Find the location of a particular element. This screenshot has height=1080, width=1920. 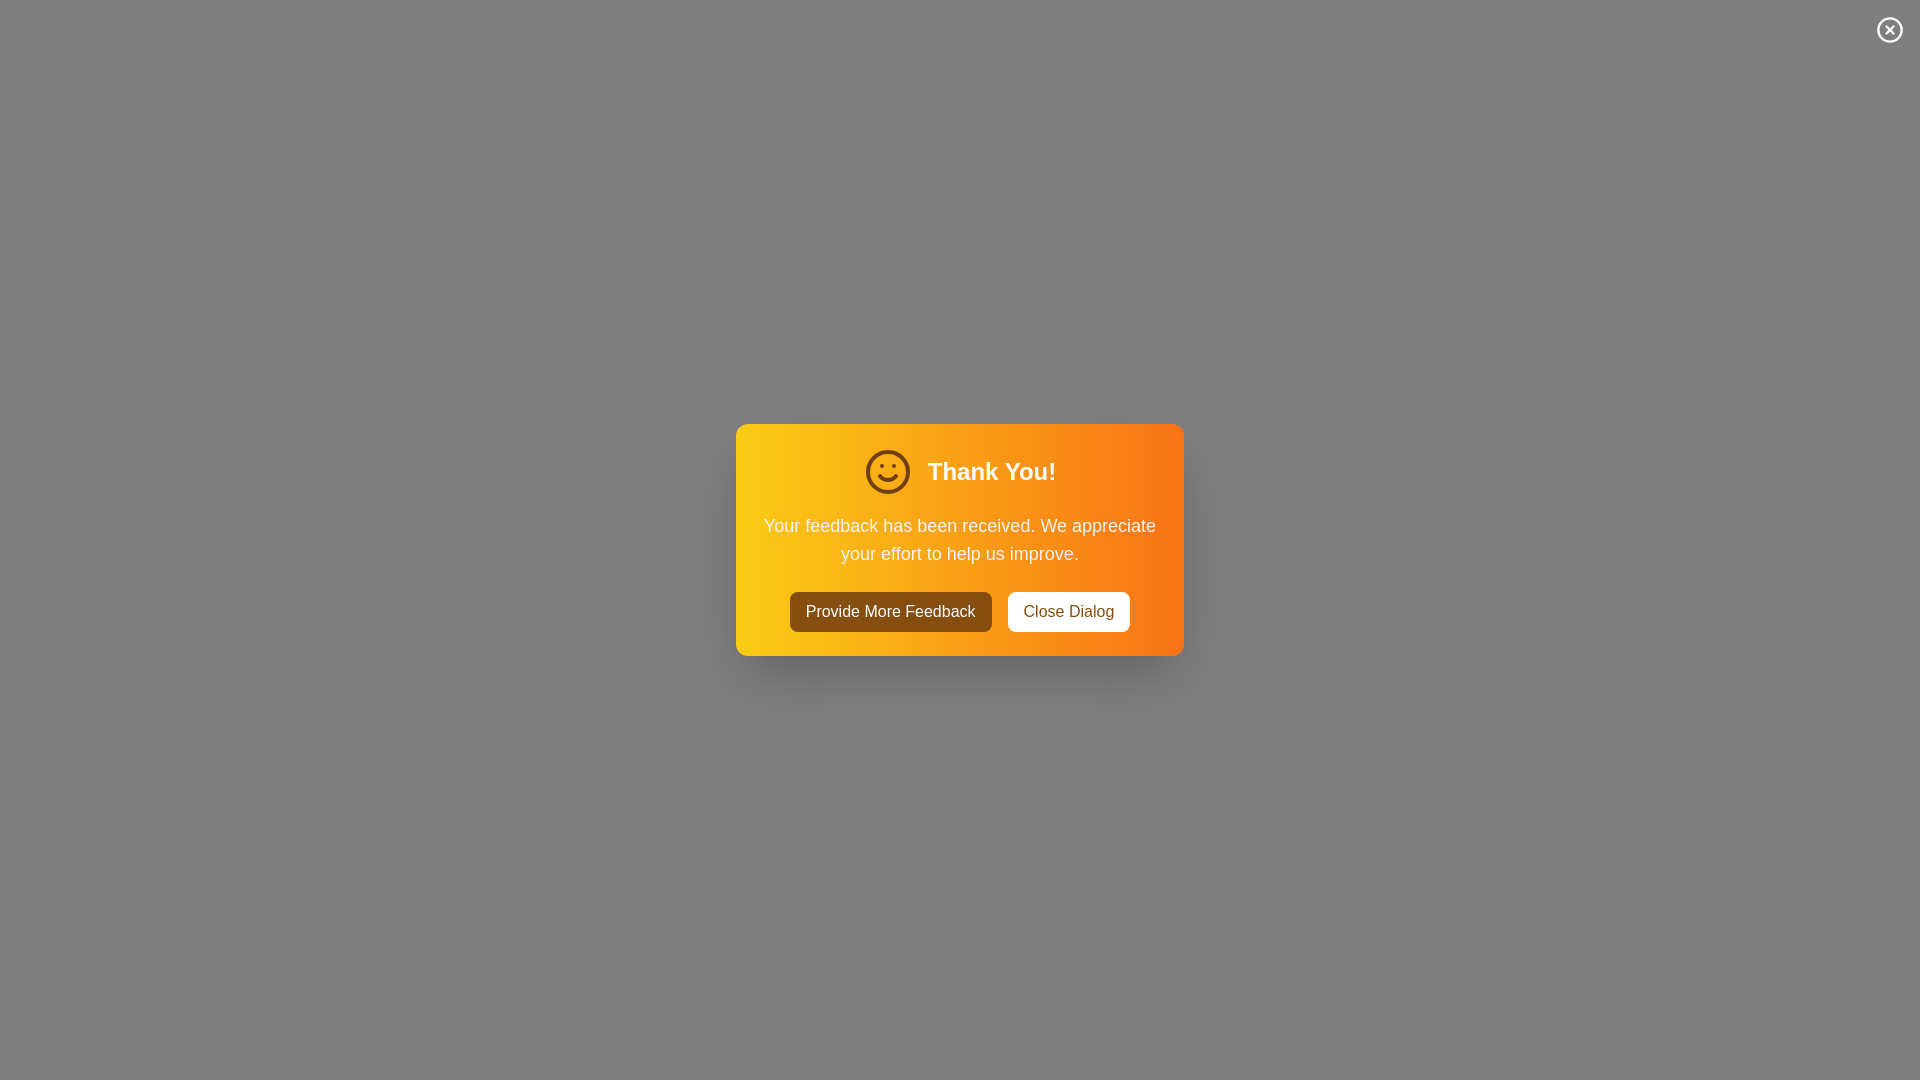

the 'Provide More Feedback' button is located at coordinates (888, 611).